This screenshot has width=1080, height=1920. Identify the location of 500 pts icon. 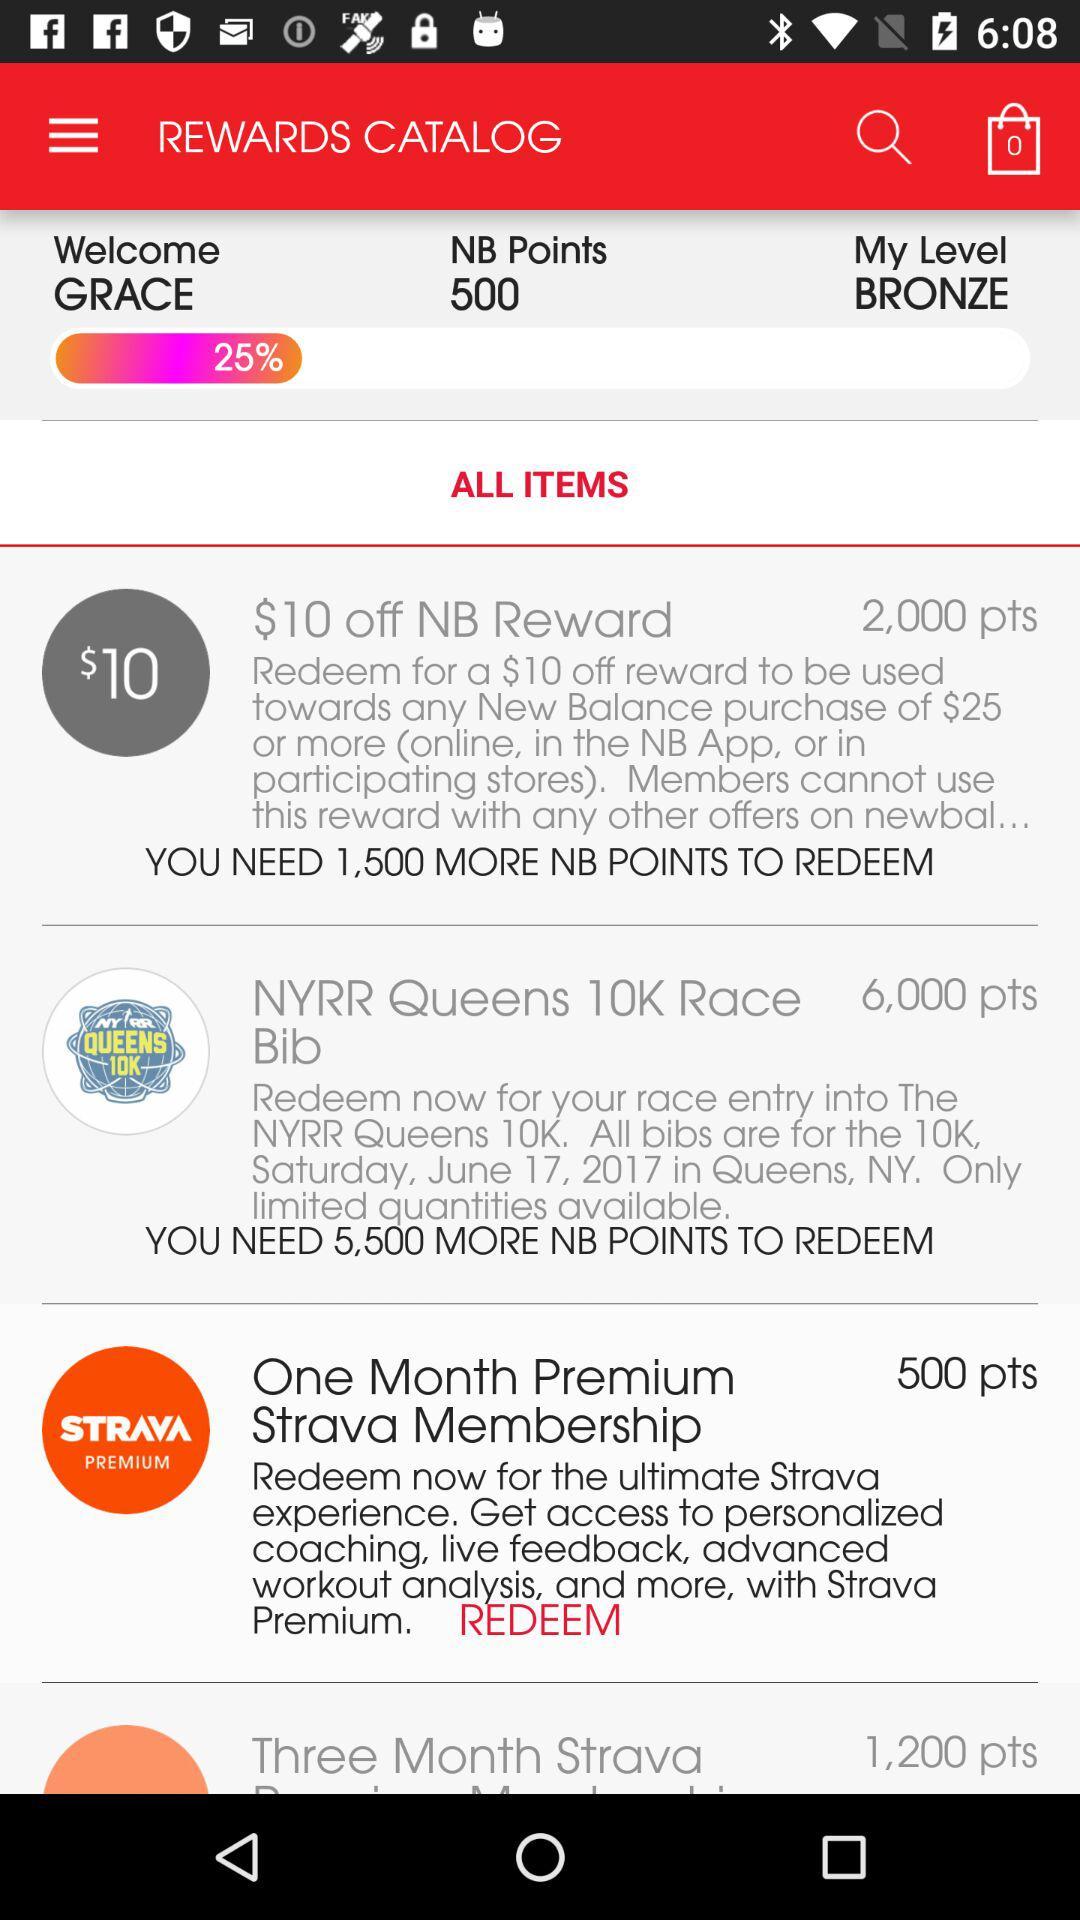
(966, 1371).